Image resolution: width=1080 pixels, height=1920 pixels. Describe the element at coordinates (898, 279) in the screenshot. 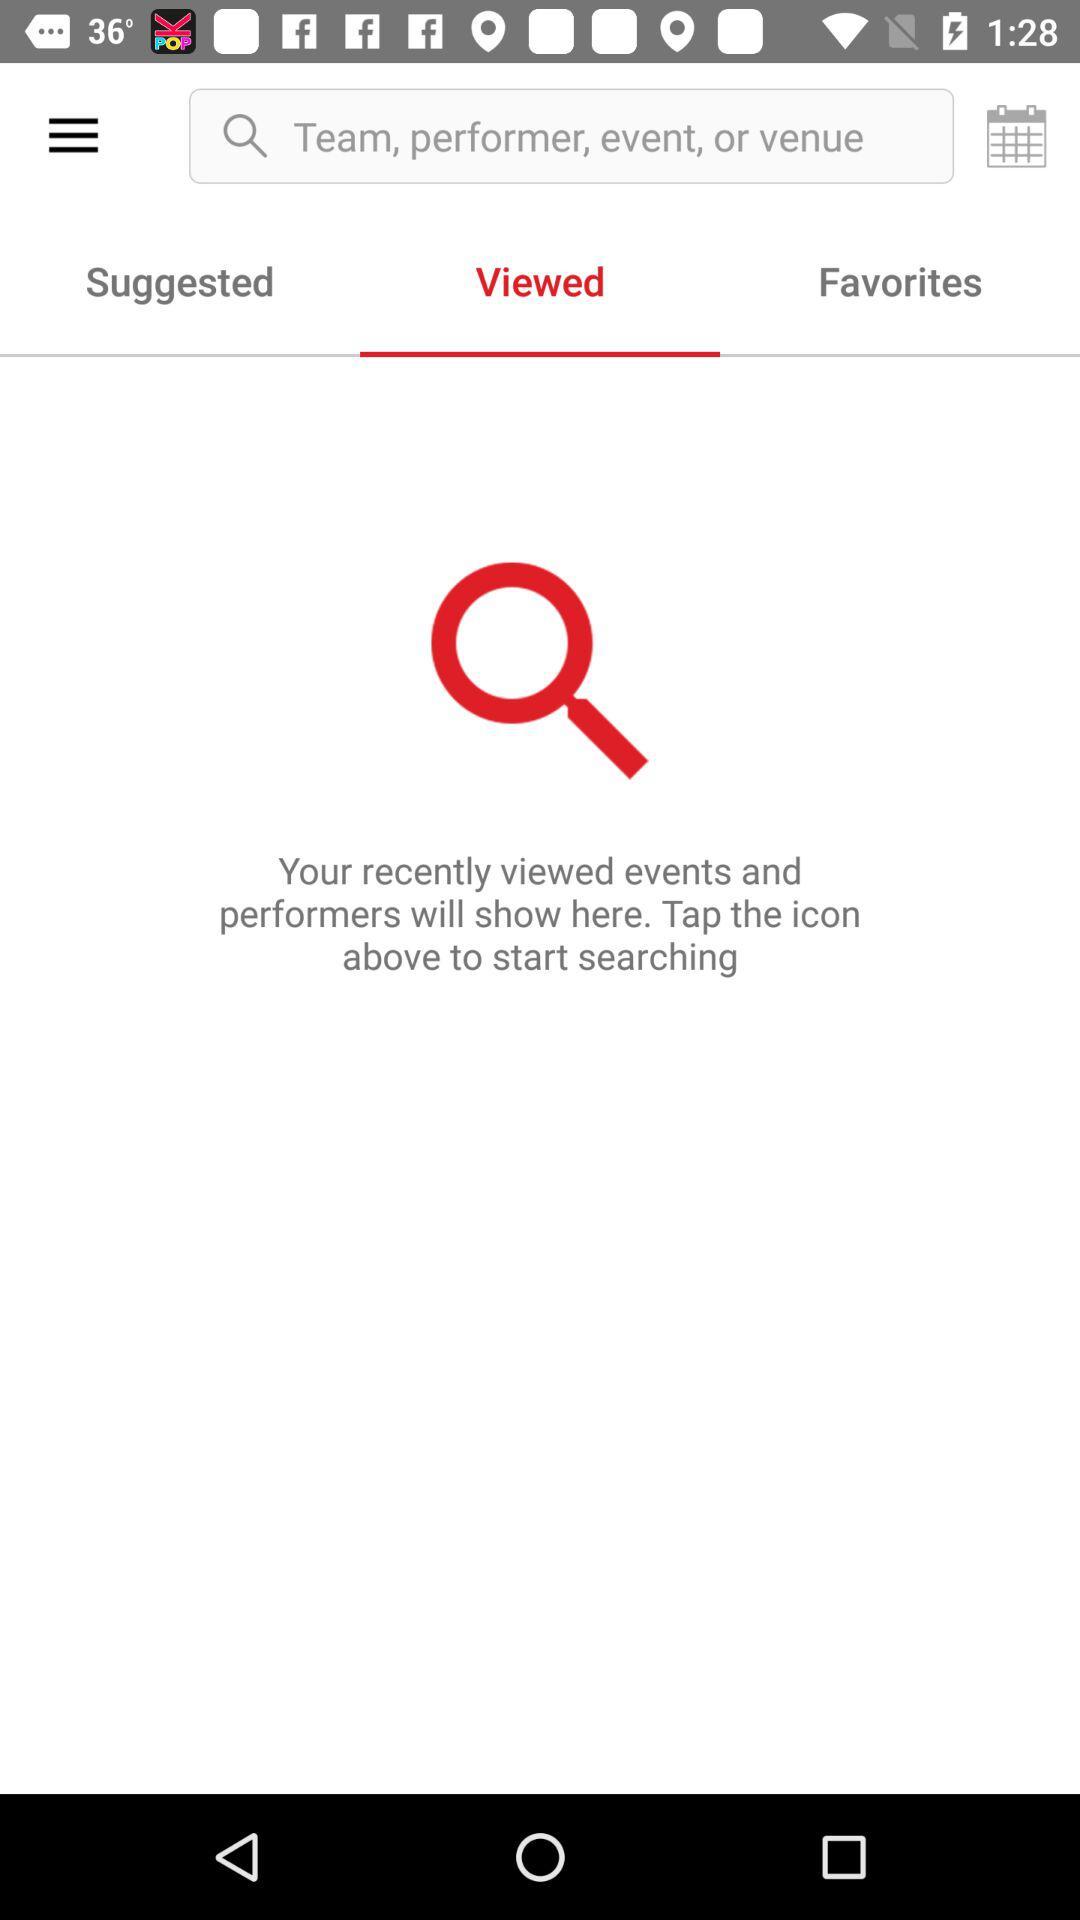

I see `favorites` at that location.